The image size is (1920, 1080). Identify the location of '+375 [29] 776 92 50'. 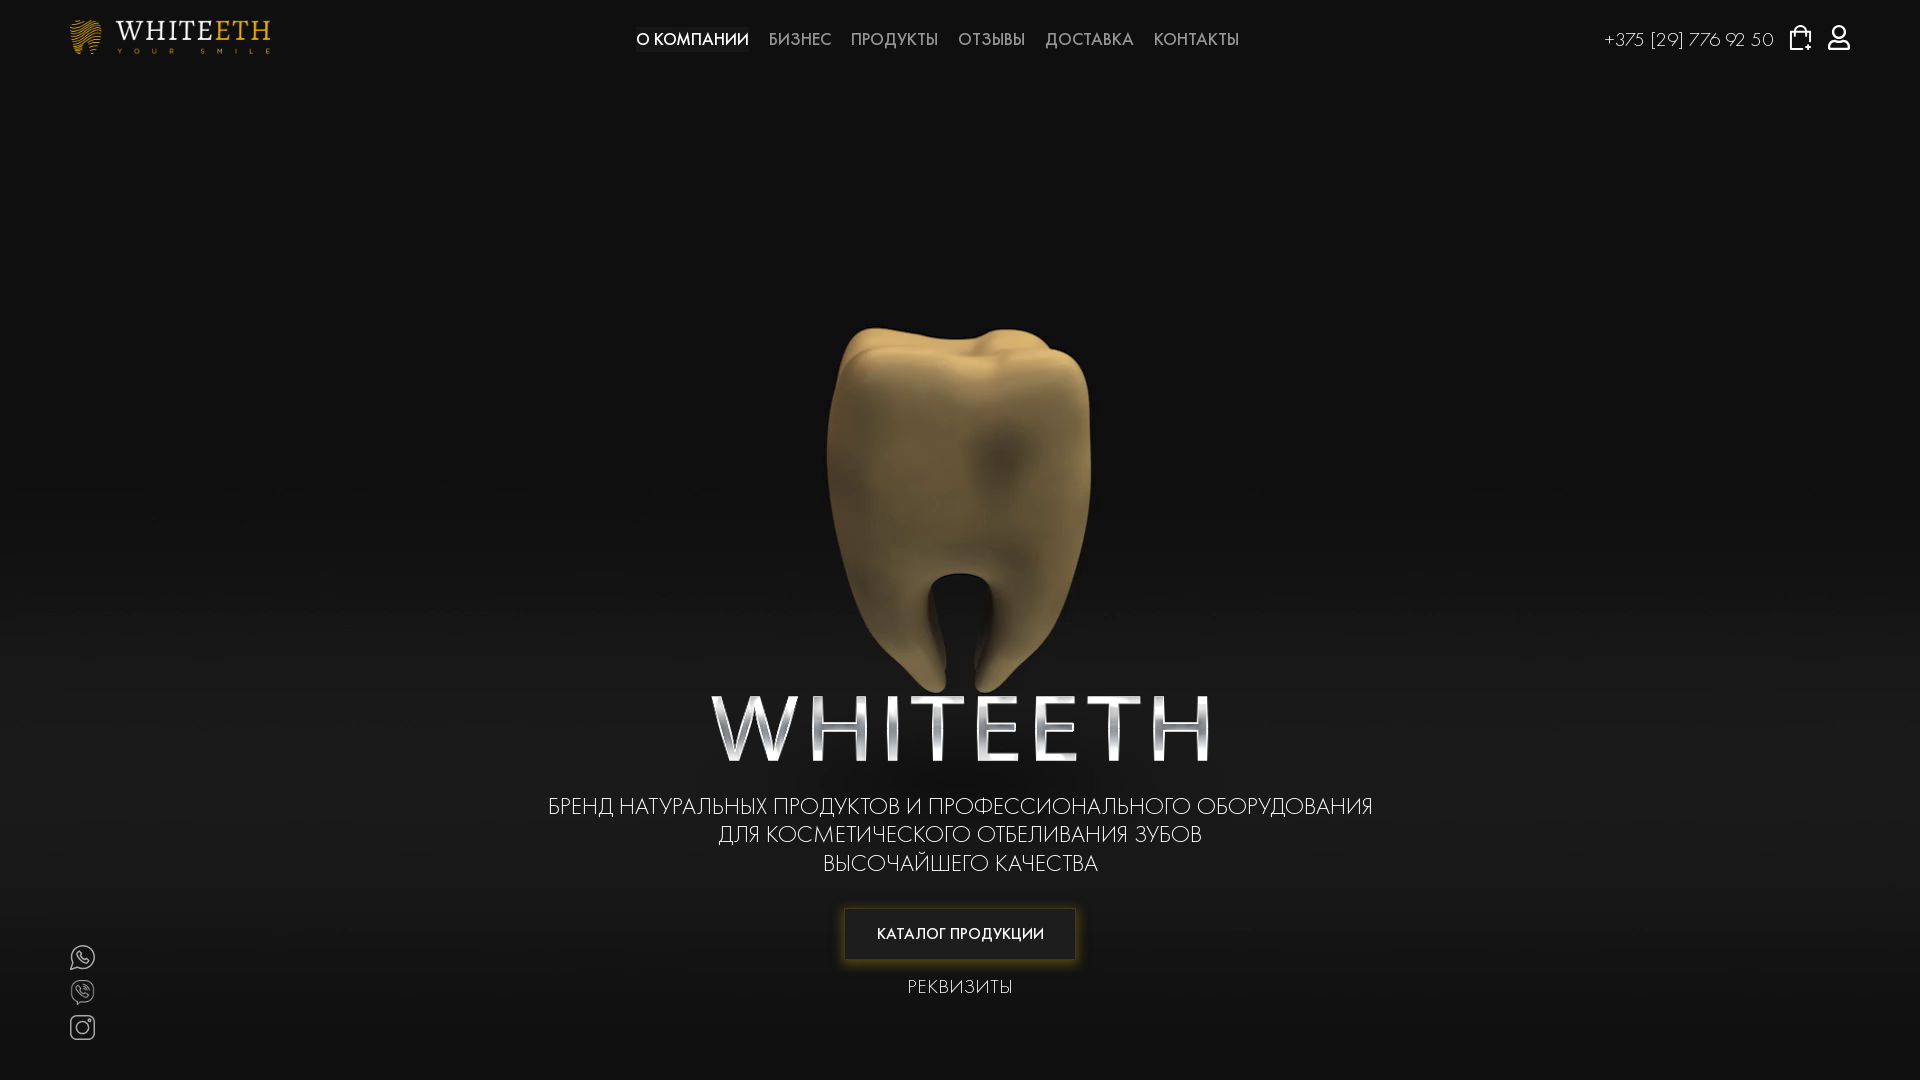
(1687, 38).